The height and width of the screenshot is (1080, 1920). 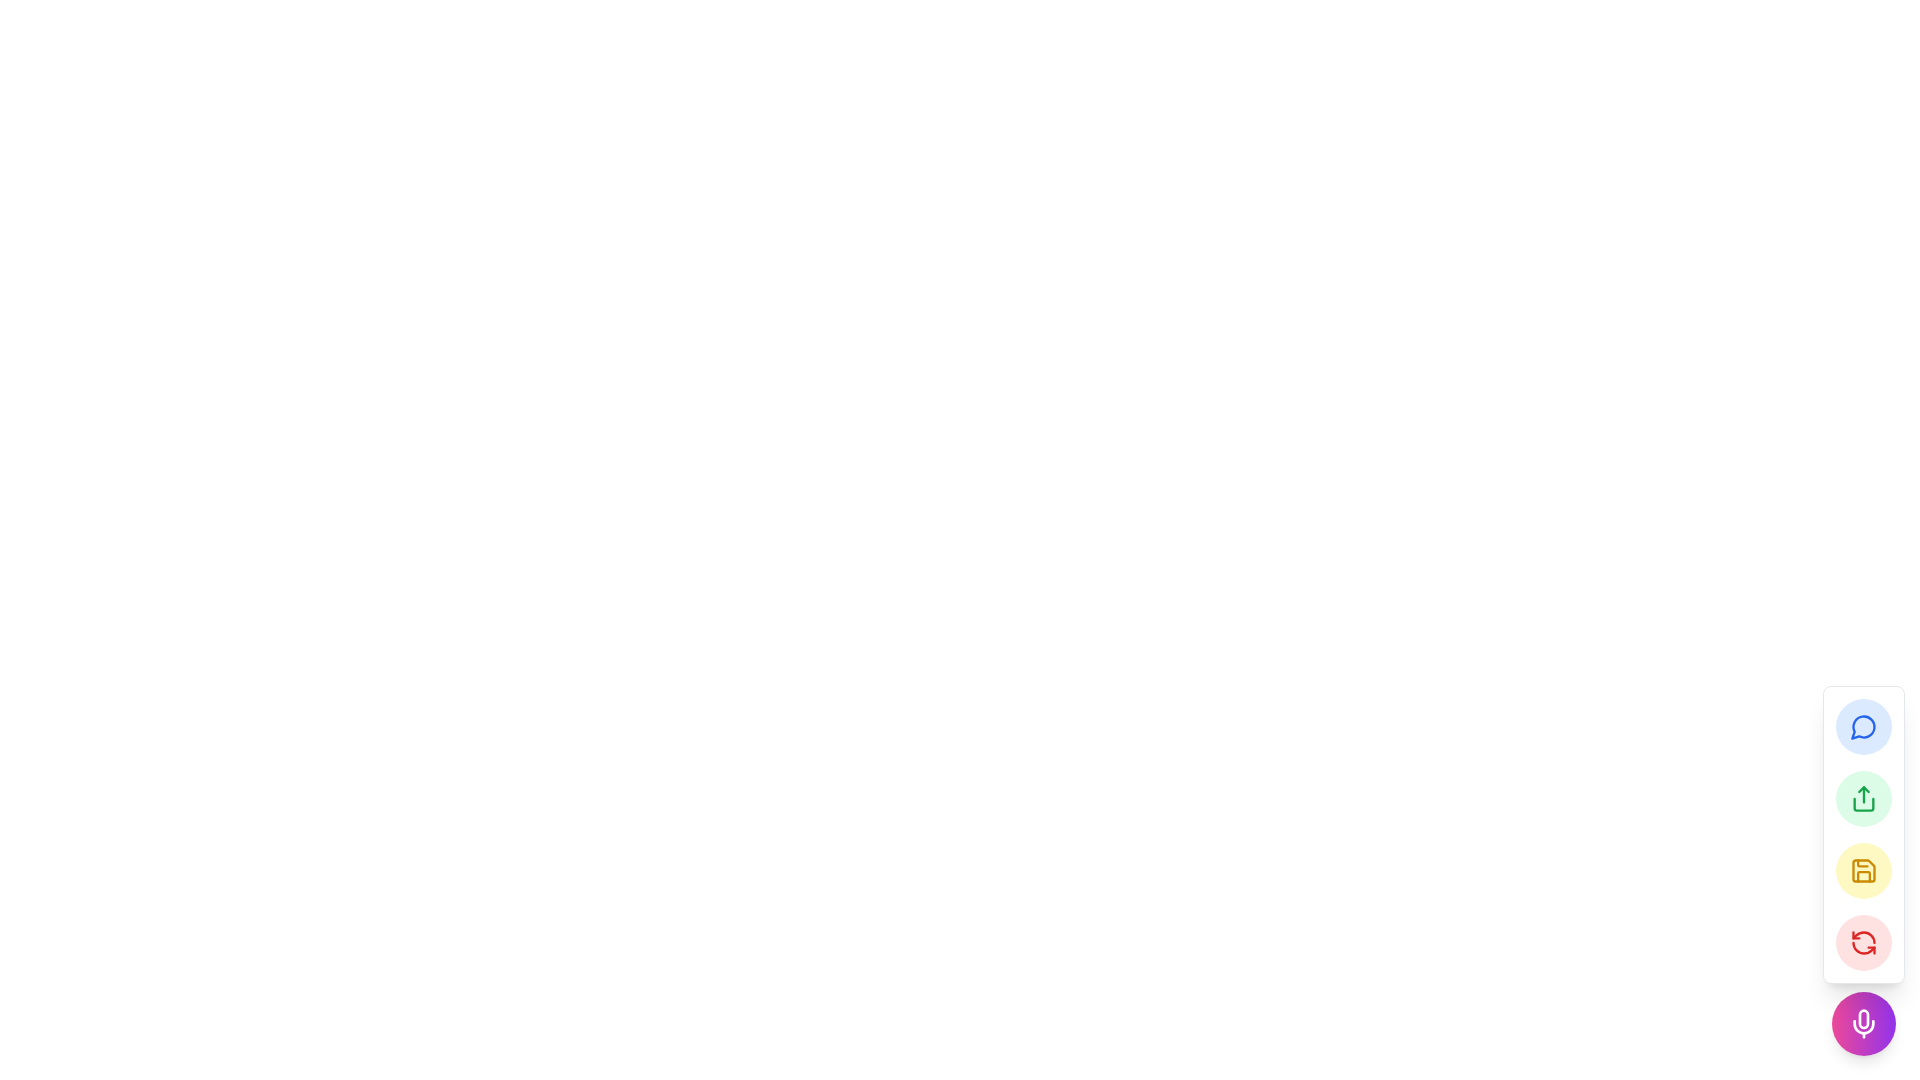 I want to click on the circular refresh button with an icon located at the bottom right corner of the interface, so click(x=1862, y=942).